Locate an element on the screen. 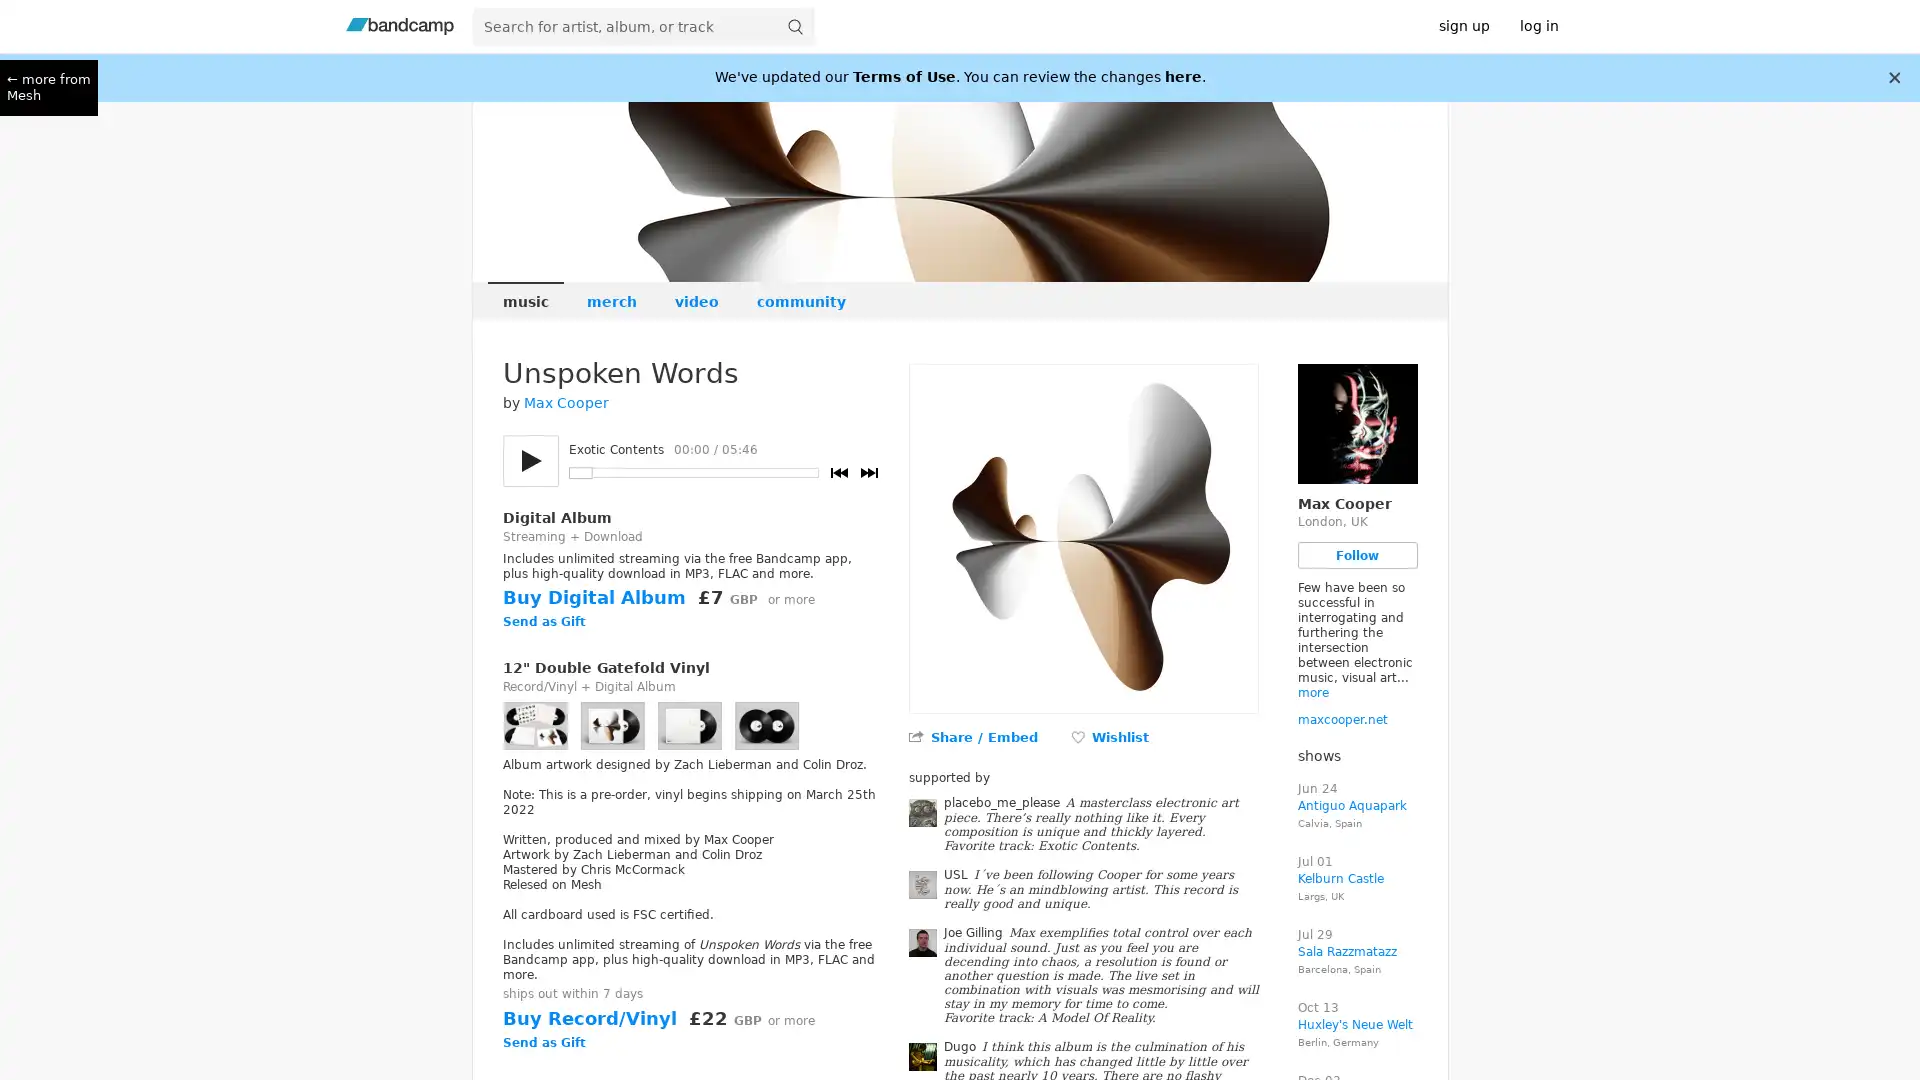  Previous track is located at coordinates (838, 473).